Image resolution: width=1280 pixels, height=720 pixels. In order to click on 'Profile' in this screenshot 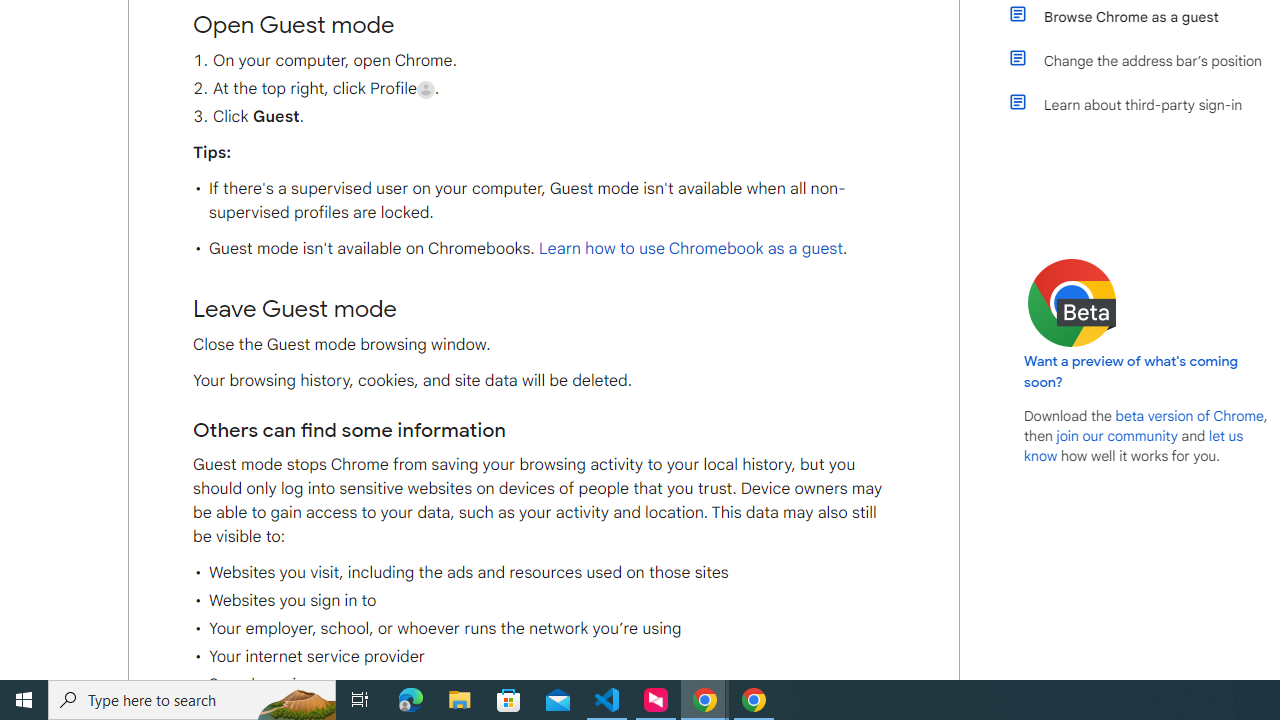, I will do `click(425, 88)`.